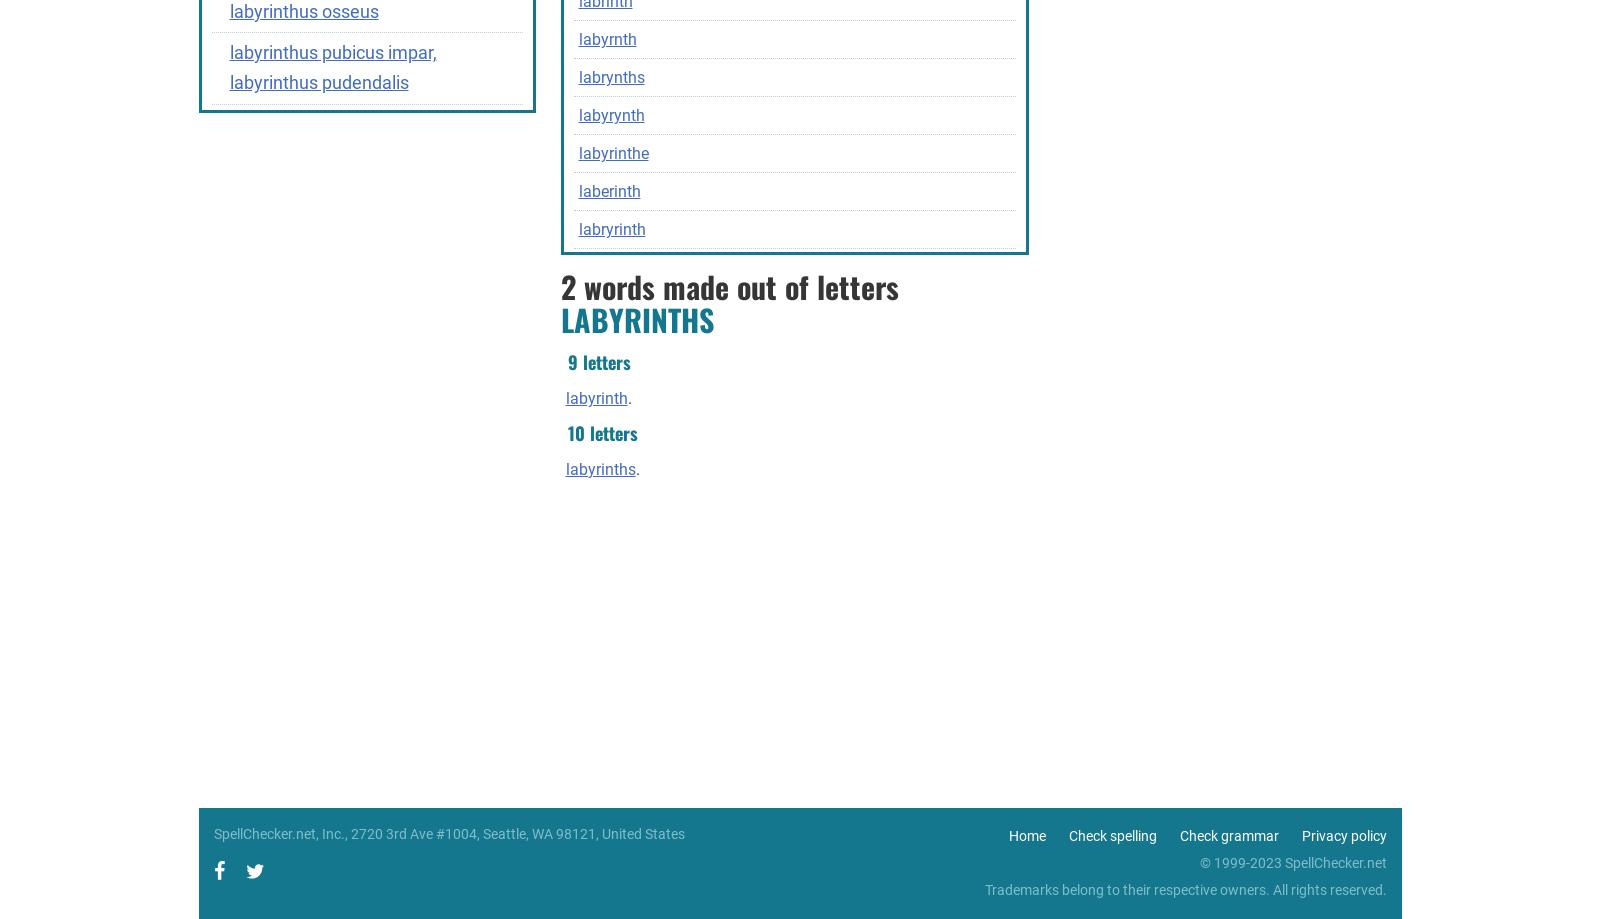 Image resolution: width=1600 pixels, height=919 pixels. What do you see at coordinates (1008, 834) in the screenshot?
I see `'Home'` at bounding box center [1008, 834].